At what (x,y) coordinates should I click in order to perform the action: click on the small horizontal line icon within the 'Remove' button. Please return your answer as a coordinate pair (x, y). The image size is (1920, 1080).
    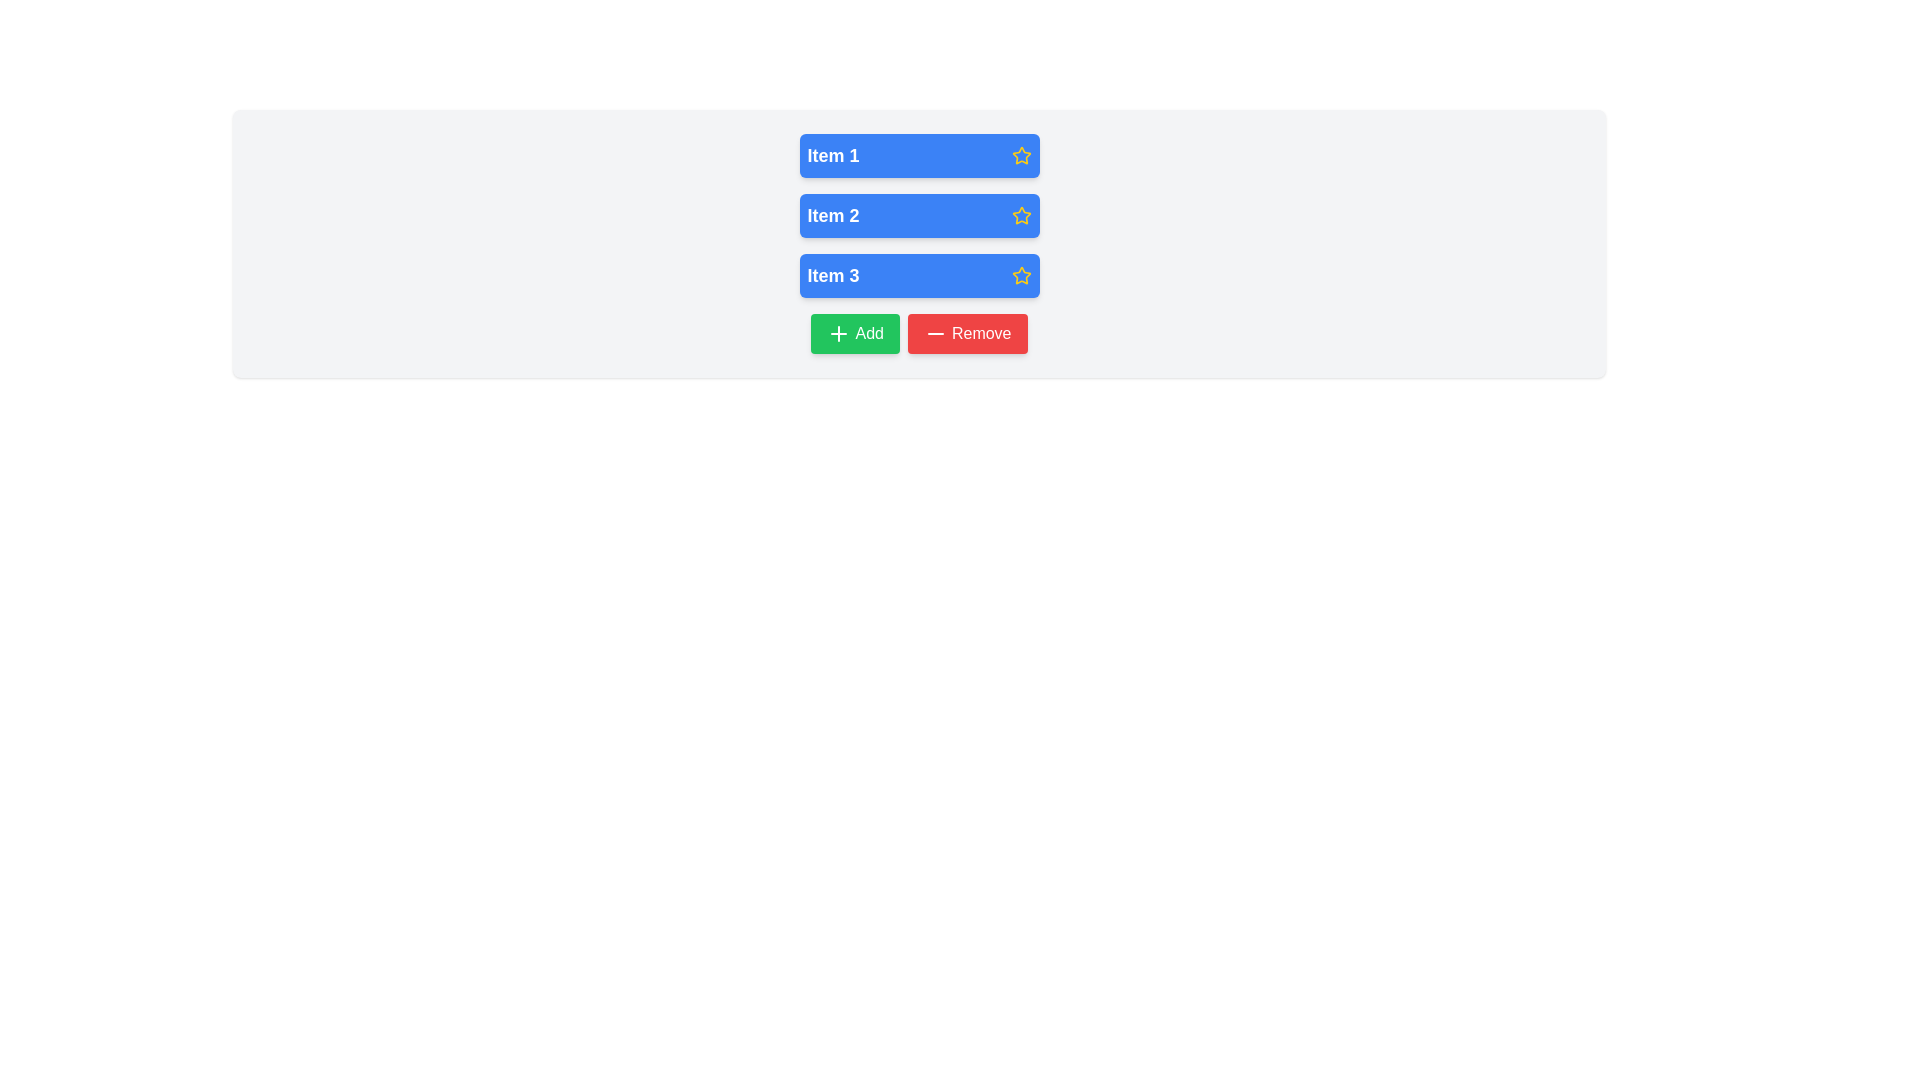
    Looking at the image, I should click on (935, 333).